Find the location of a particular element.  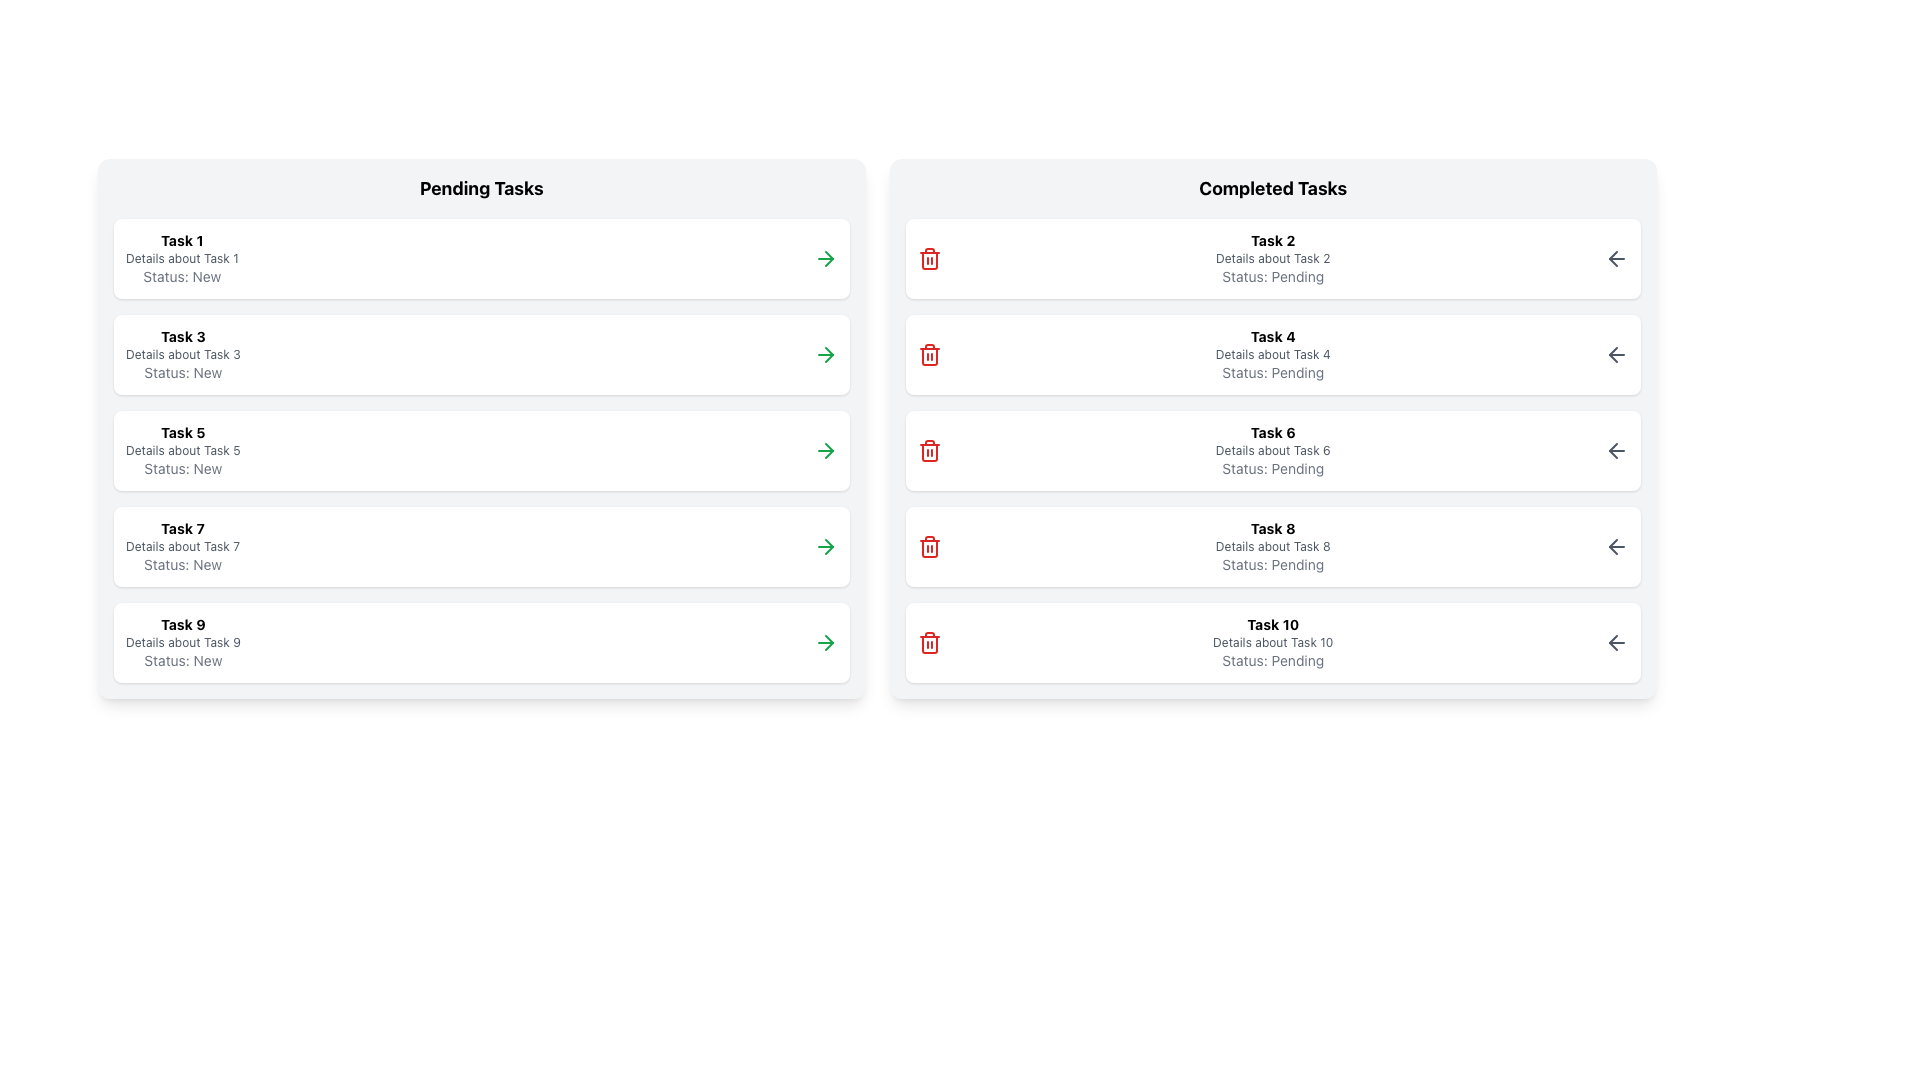

the small red trash can icon located on the left side of the box containing 'Task 6' is located at coordinates (928, 451).